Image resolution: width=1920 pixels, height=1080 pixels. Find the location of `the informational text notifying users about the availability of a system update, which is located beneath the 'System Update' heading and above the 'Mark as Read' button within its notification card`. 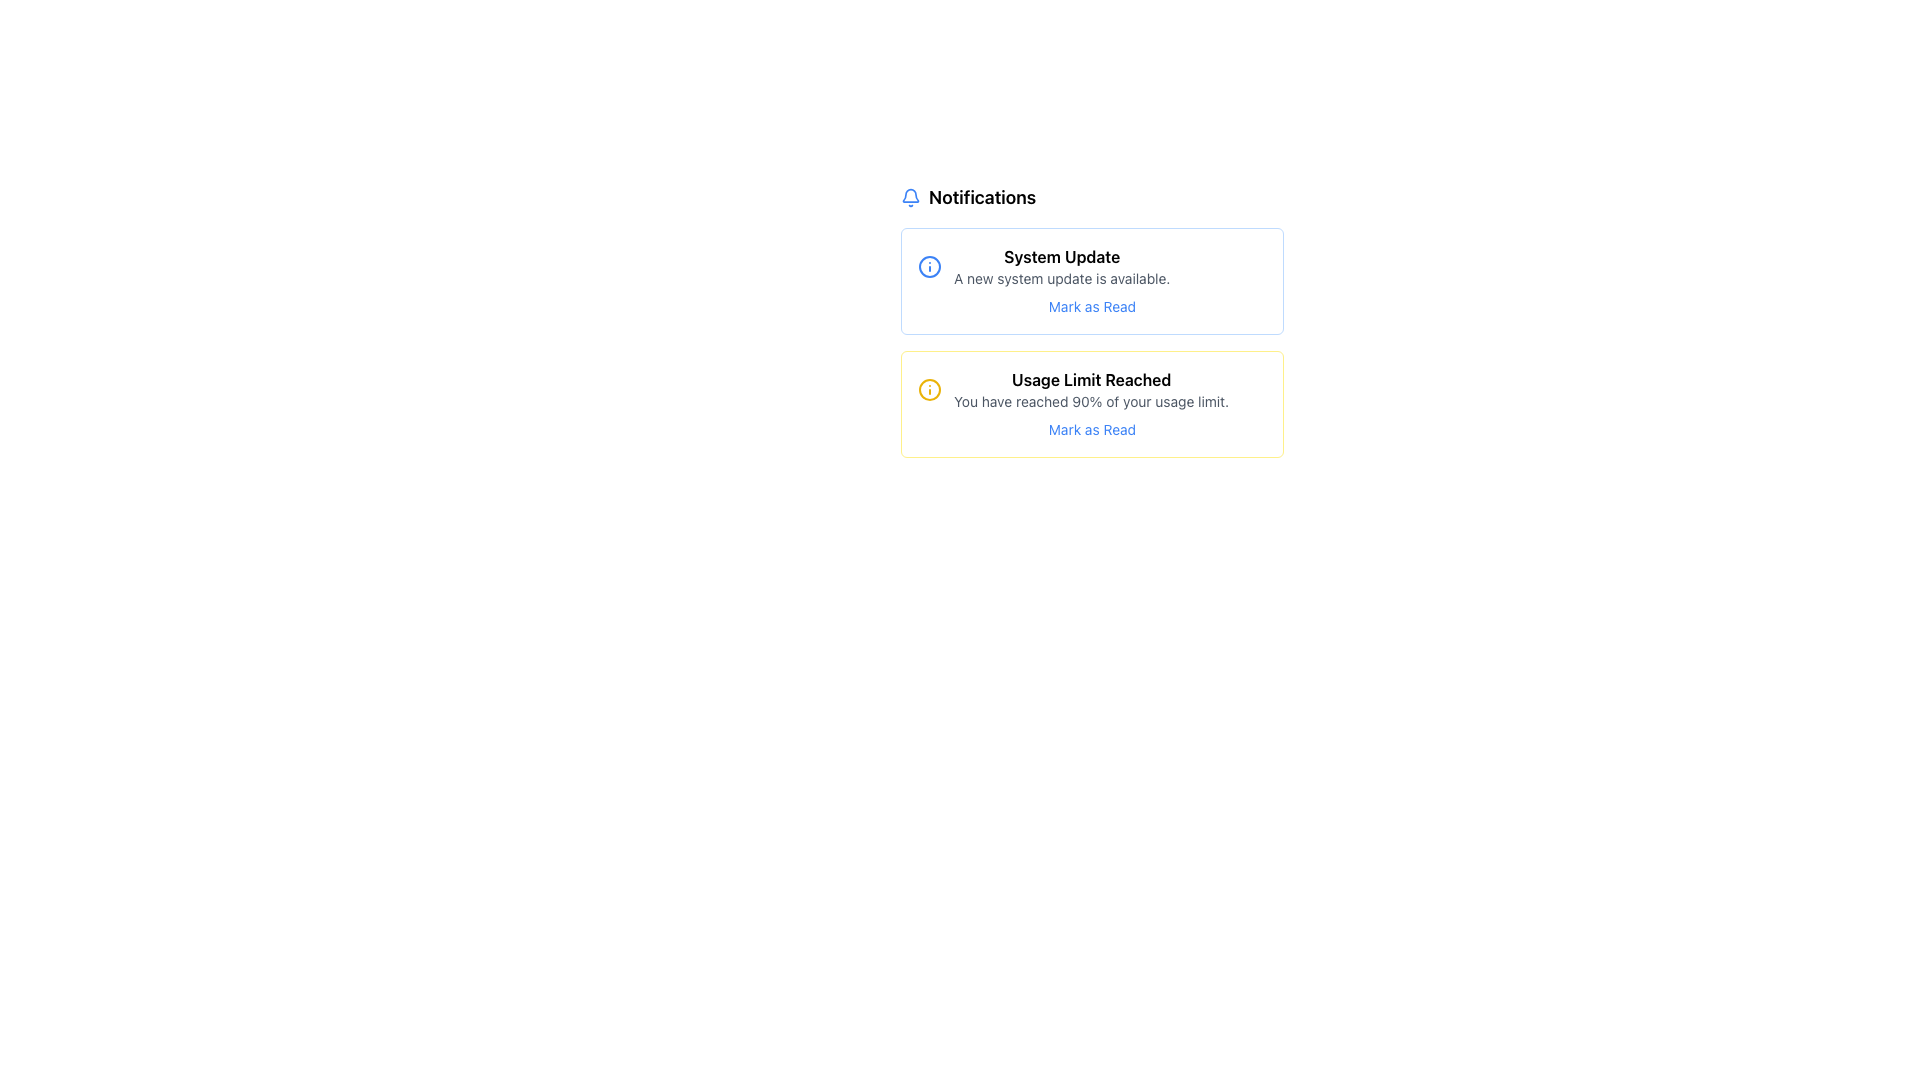

the informational text notifying users about the availability of a system update, which is located beneath the 'System Update' heading and above the 'Mark as Read' button within its notification card is located at coordinates (1061, 278).